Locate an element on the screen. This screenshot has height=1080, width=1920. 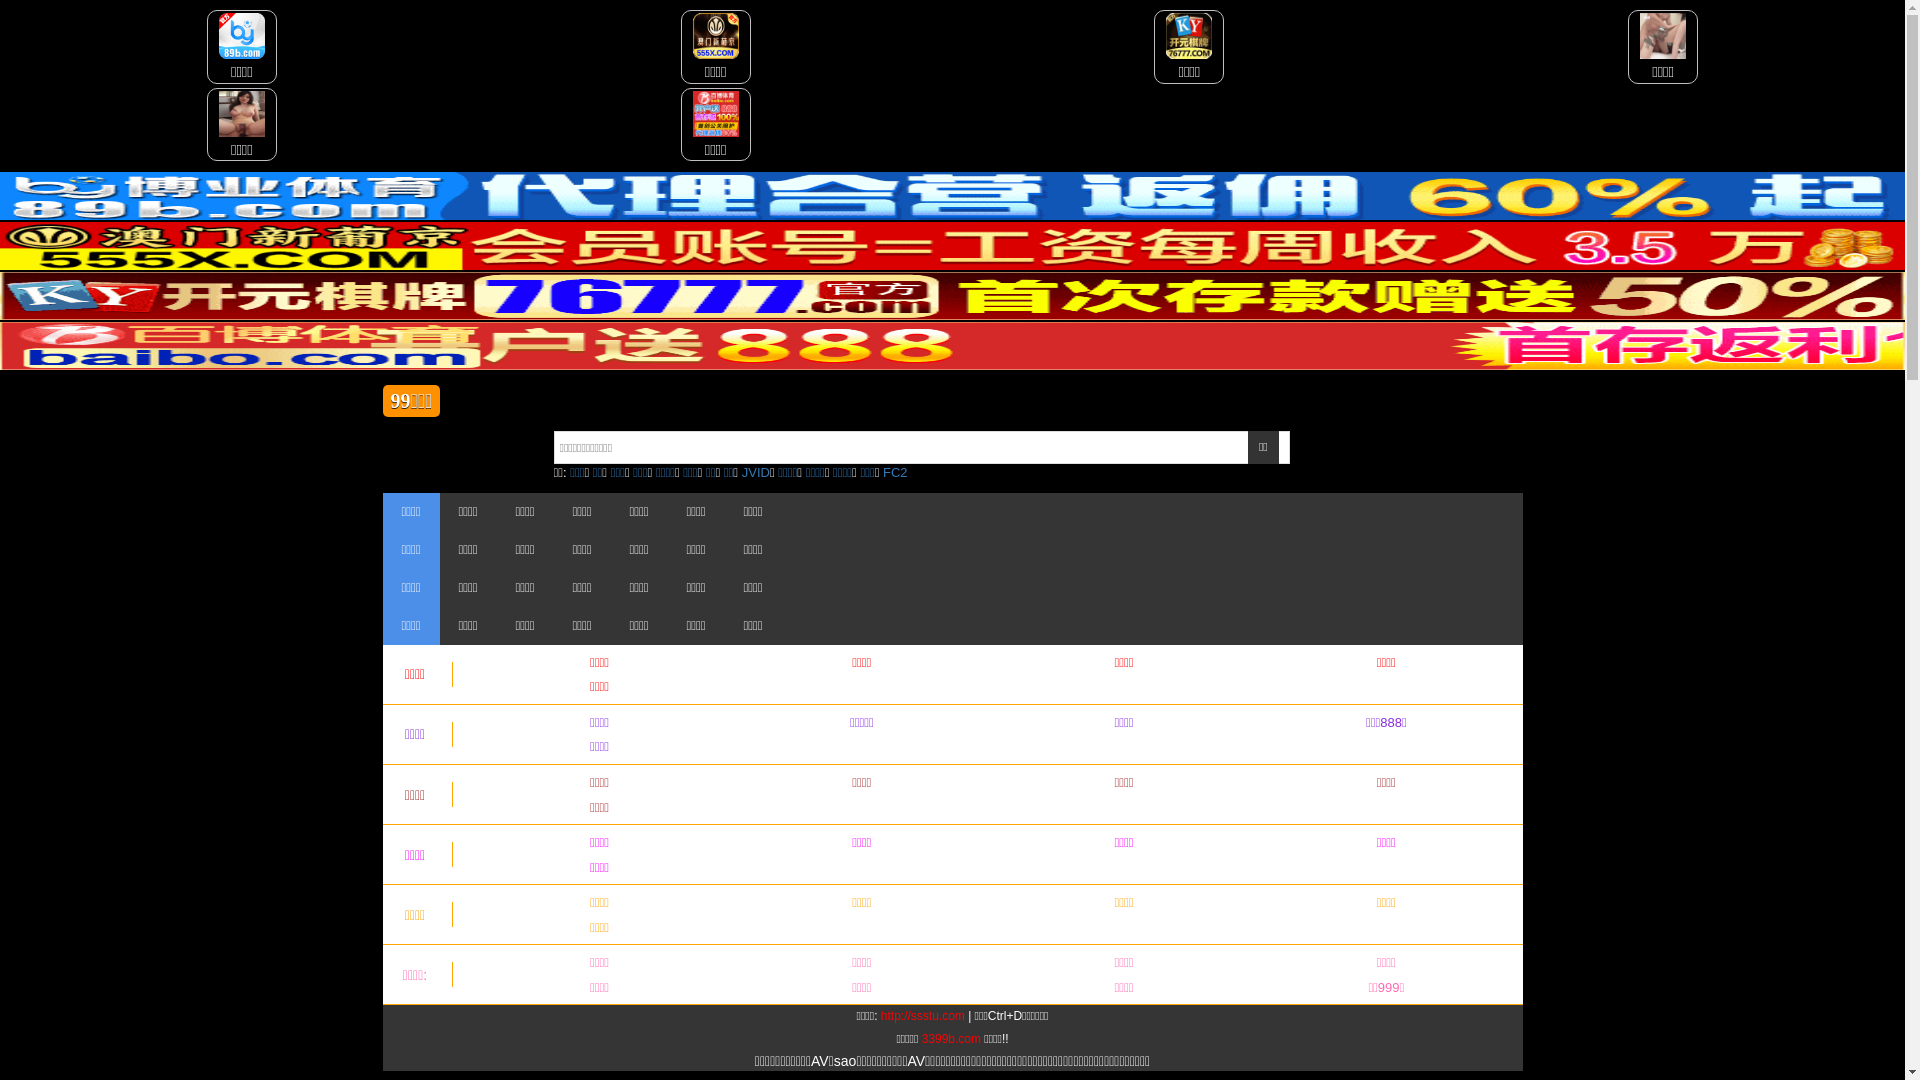
'FC2' is located at coordinates (894, 472).